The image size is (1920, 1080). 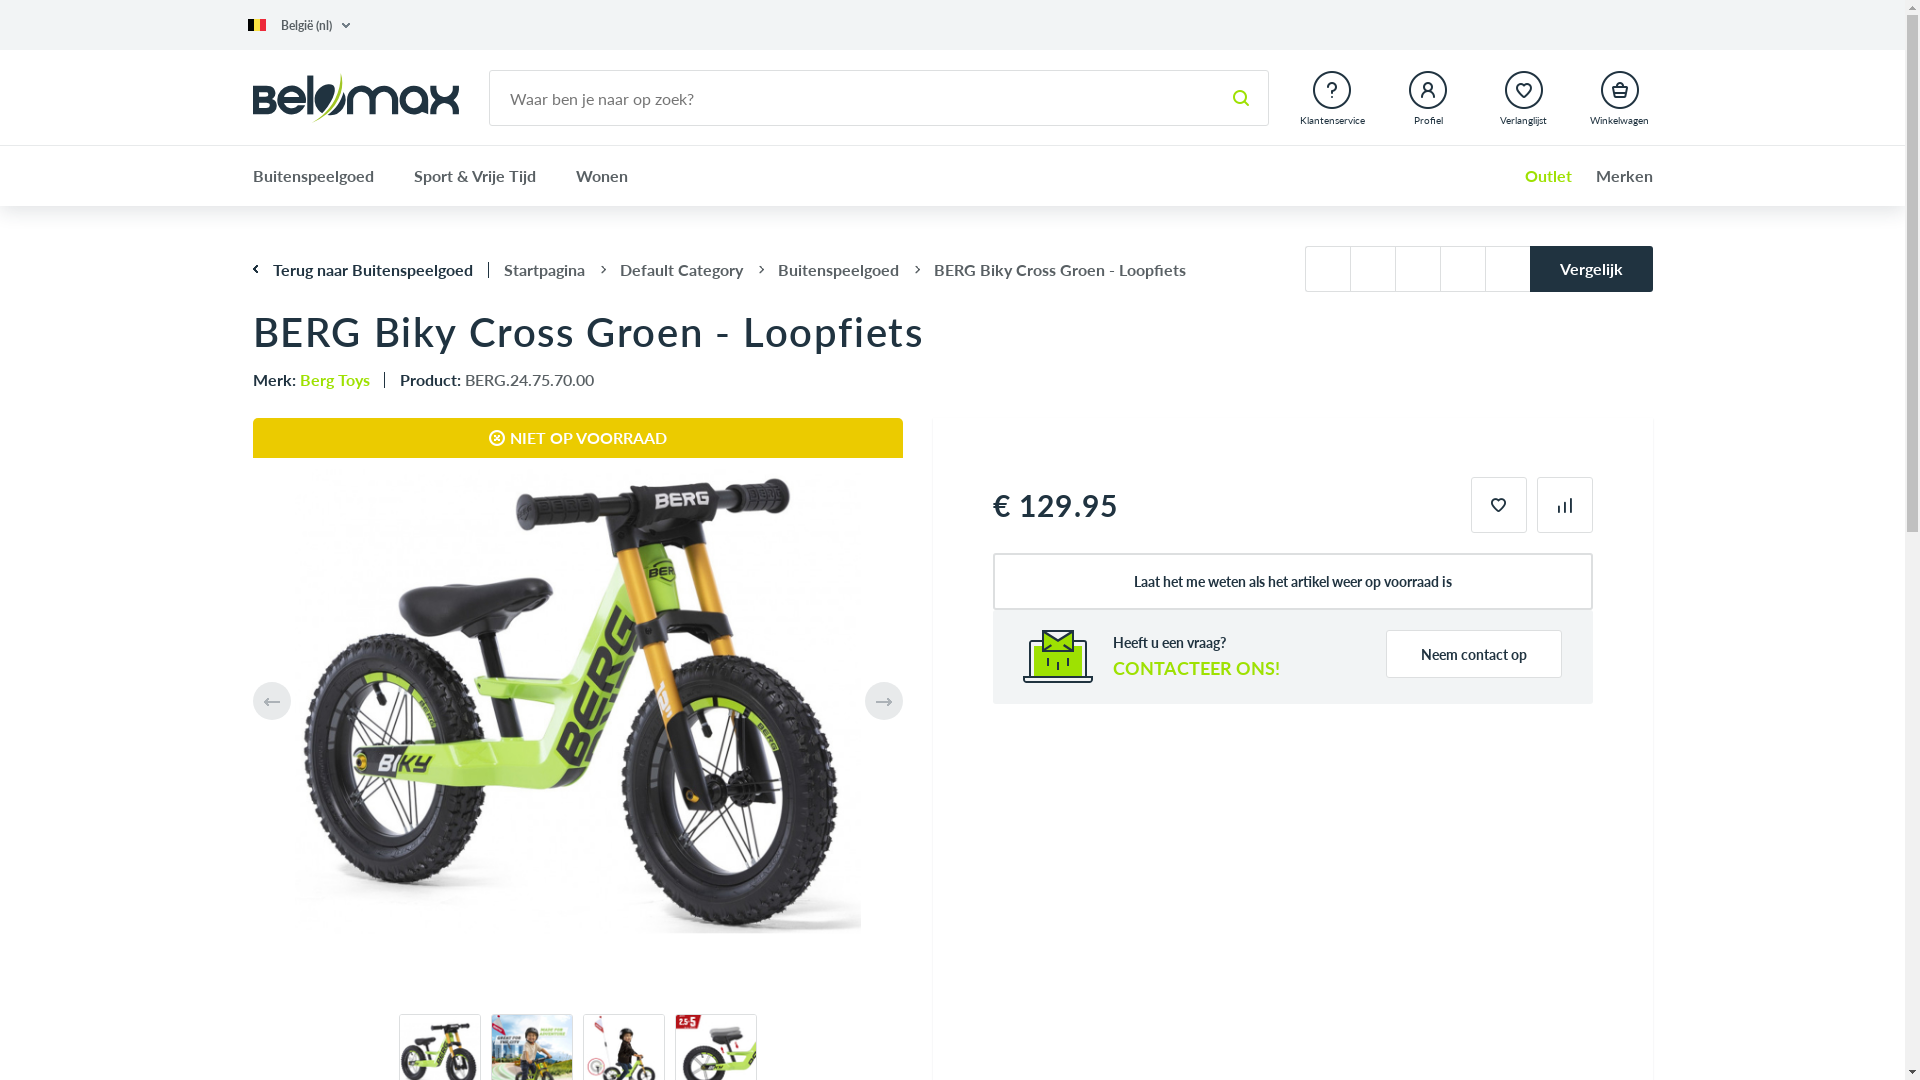 I want to click on 'Merken', so click(x=1614, y=175).